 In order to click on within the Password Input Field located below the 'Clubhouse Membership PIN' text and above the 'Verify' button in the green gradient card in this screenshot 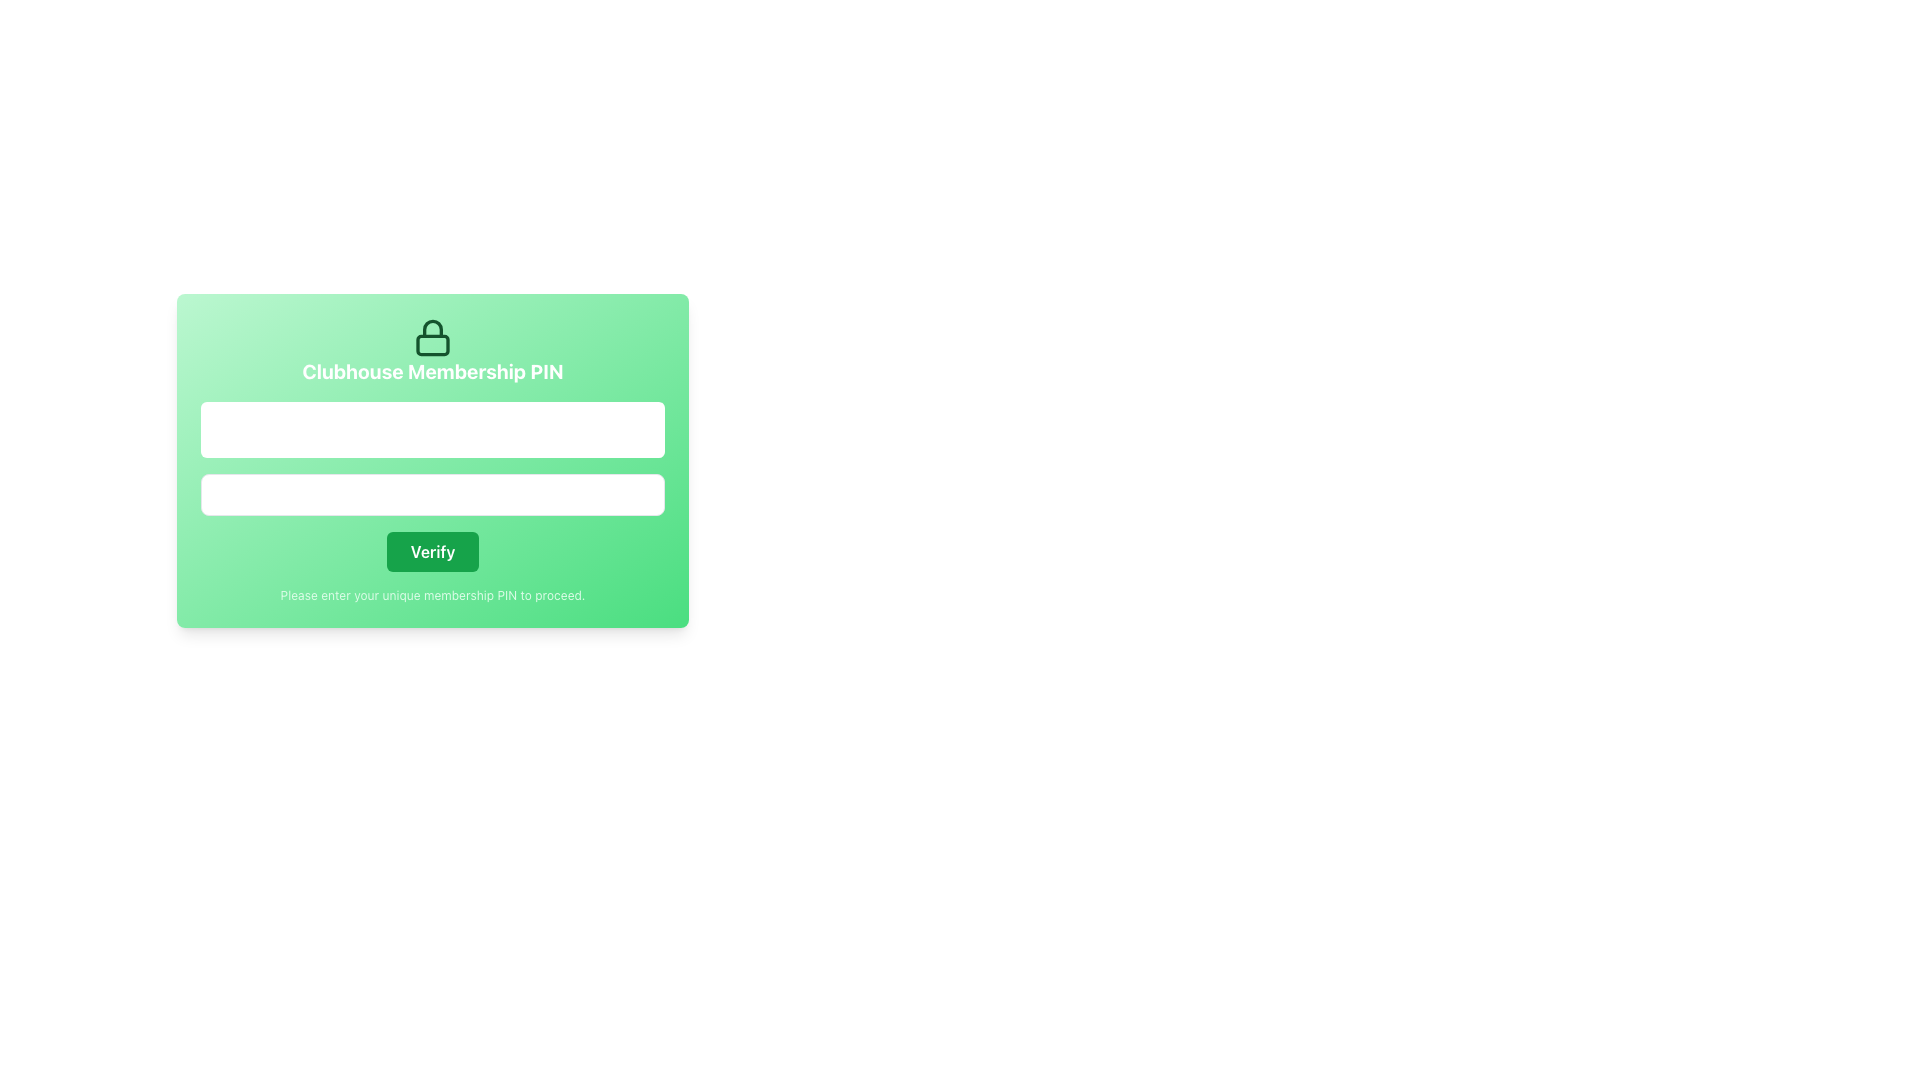, I will do `click(431, 494)`.